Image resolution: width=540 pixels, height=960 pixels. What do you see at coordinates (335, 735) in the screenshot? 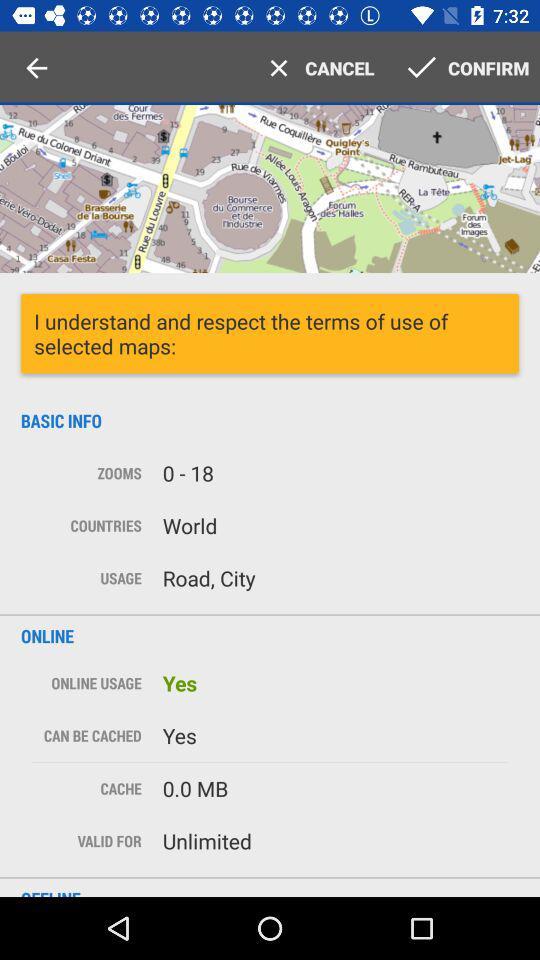
I see `the text which is right to can be cached` at bounding box center [335, 735].